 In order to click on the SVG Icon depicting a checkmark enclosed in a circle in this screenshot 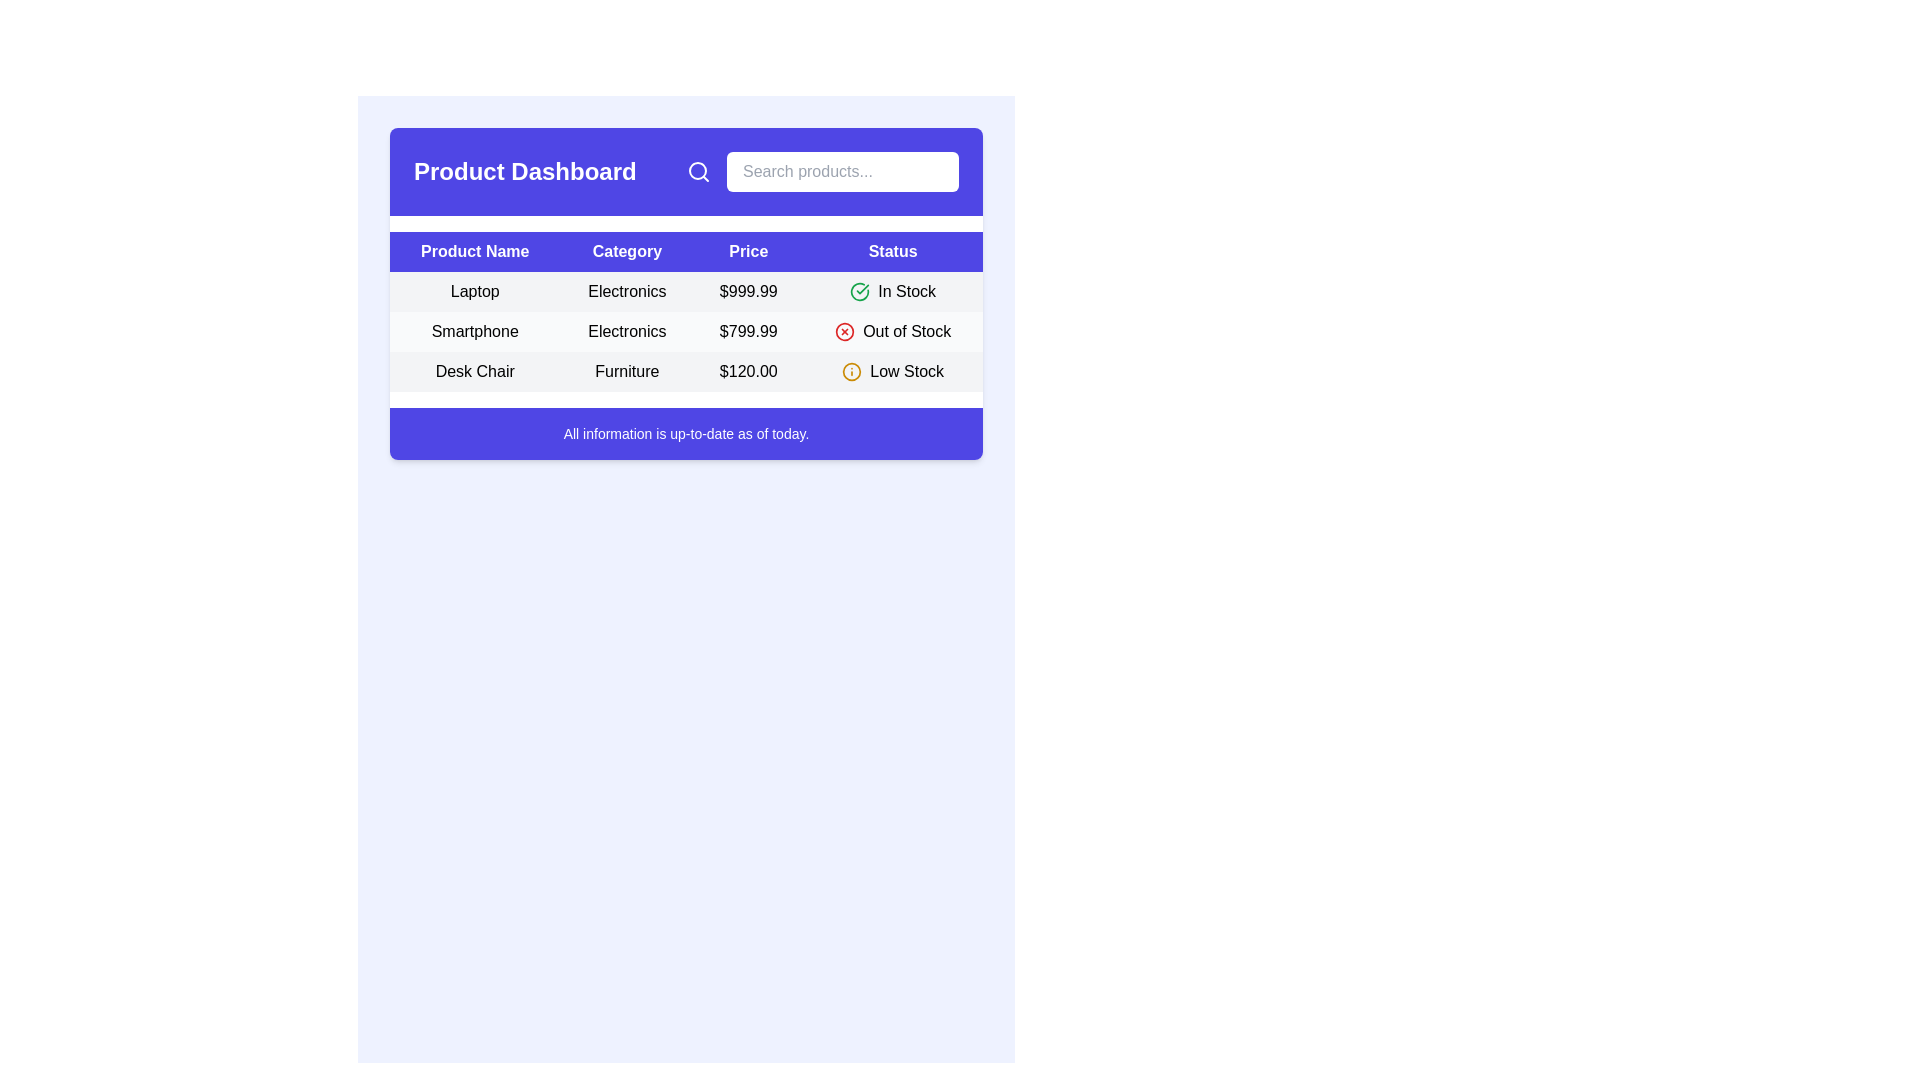, I will do `click(860, 292)`.